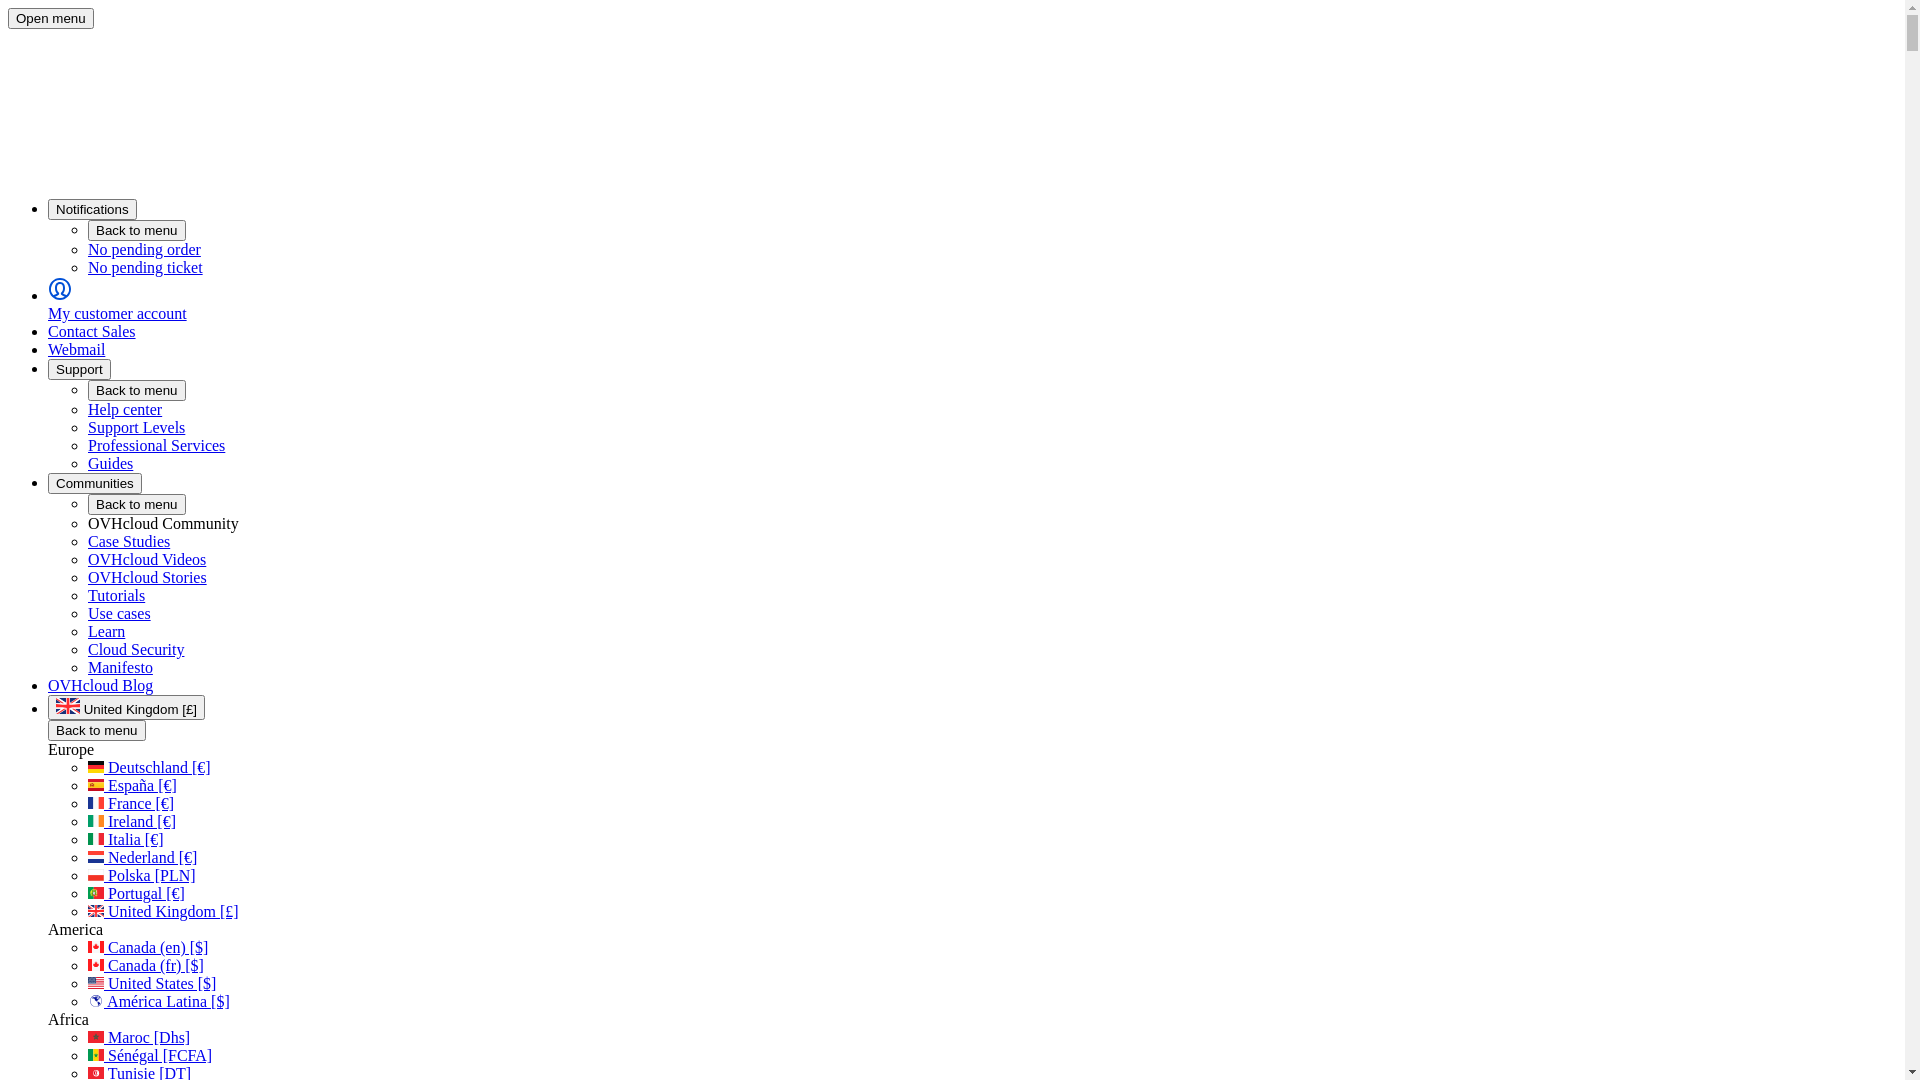 The height and width of the screenshot is (1080, 1920). I want to click on 'Back to menu', so click(136, 229).